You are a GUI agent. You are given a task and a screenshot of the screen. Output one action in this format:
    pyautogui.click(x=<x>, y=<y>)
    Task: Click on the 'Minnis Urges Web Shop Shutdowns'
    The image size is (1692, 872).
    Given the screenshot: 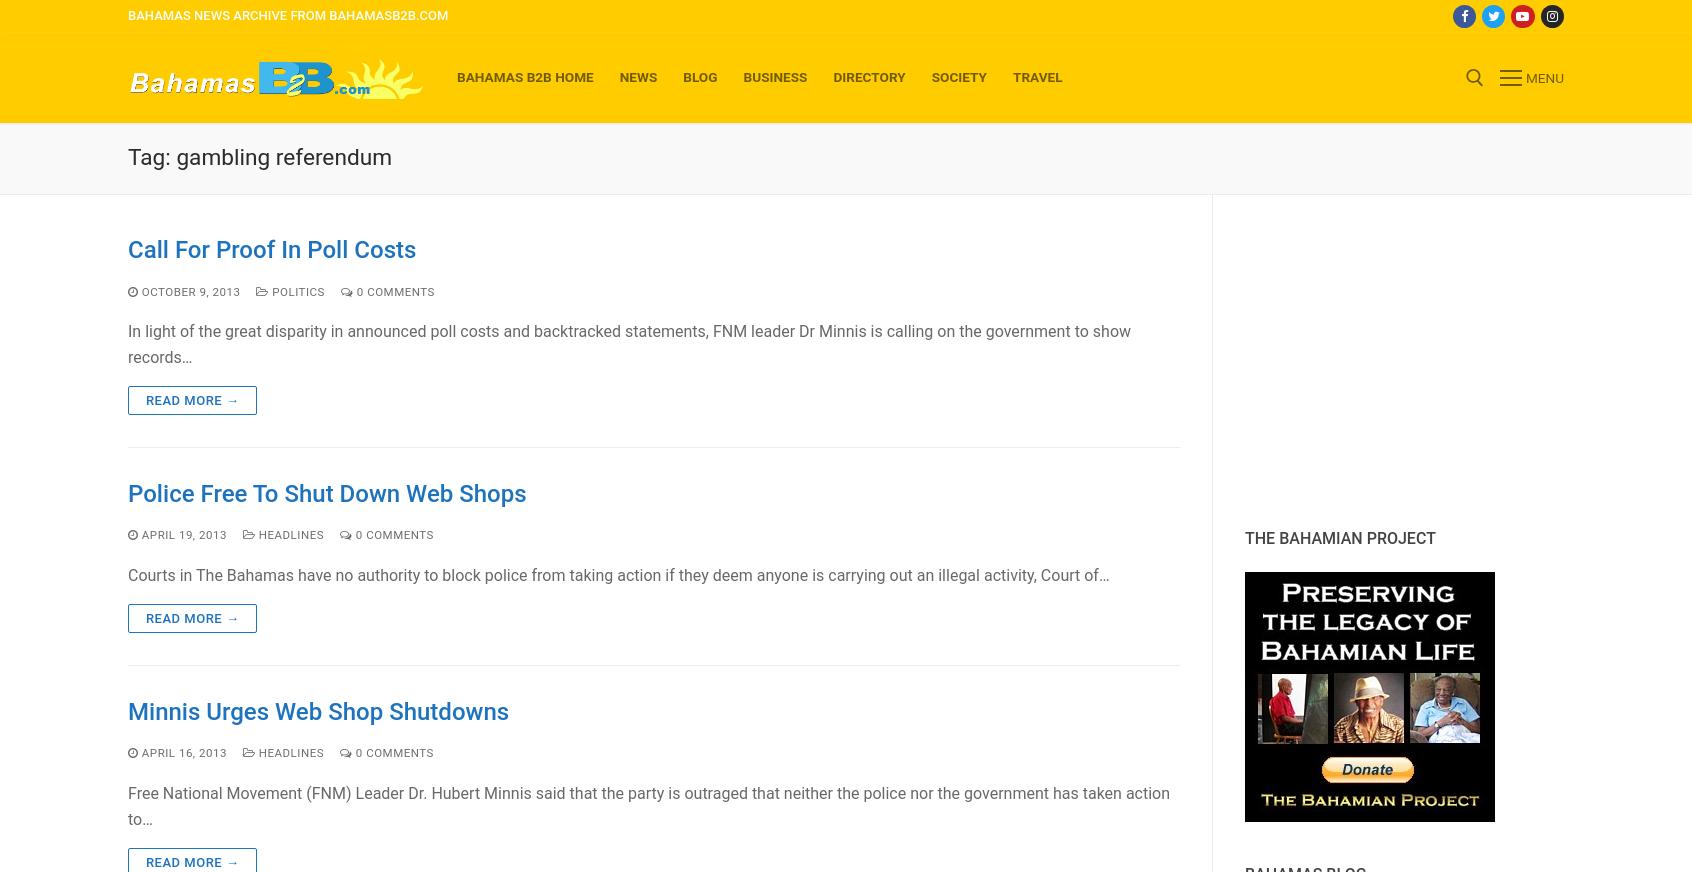 What is the action you would take?
    pyautogui.click(x=317, y=710)
    